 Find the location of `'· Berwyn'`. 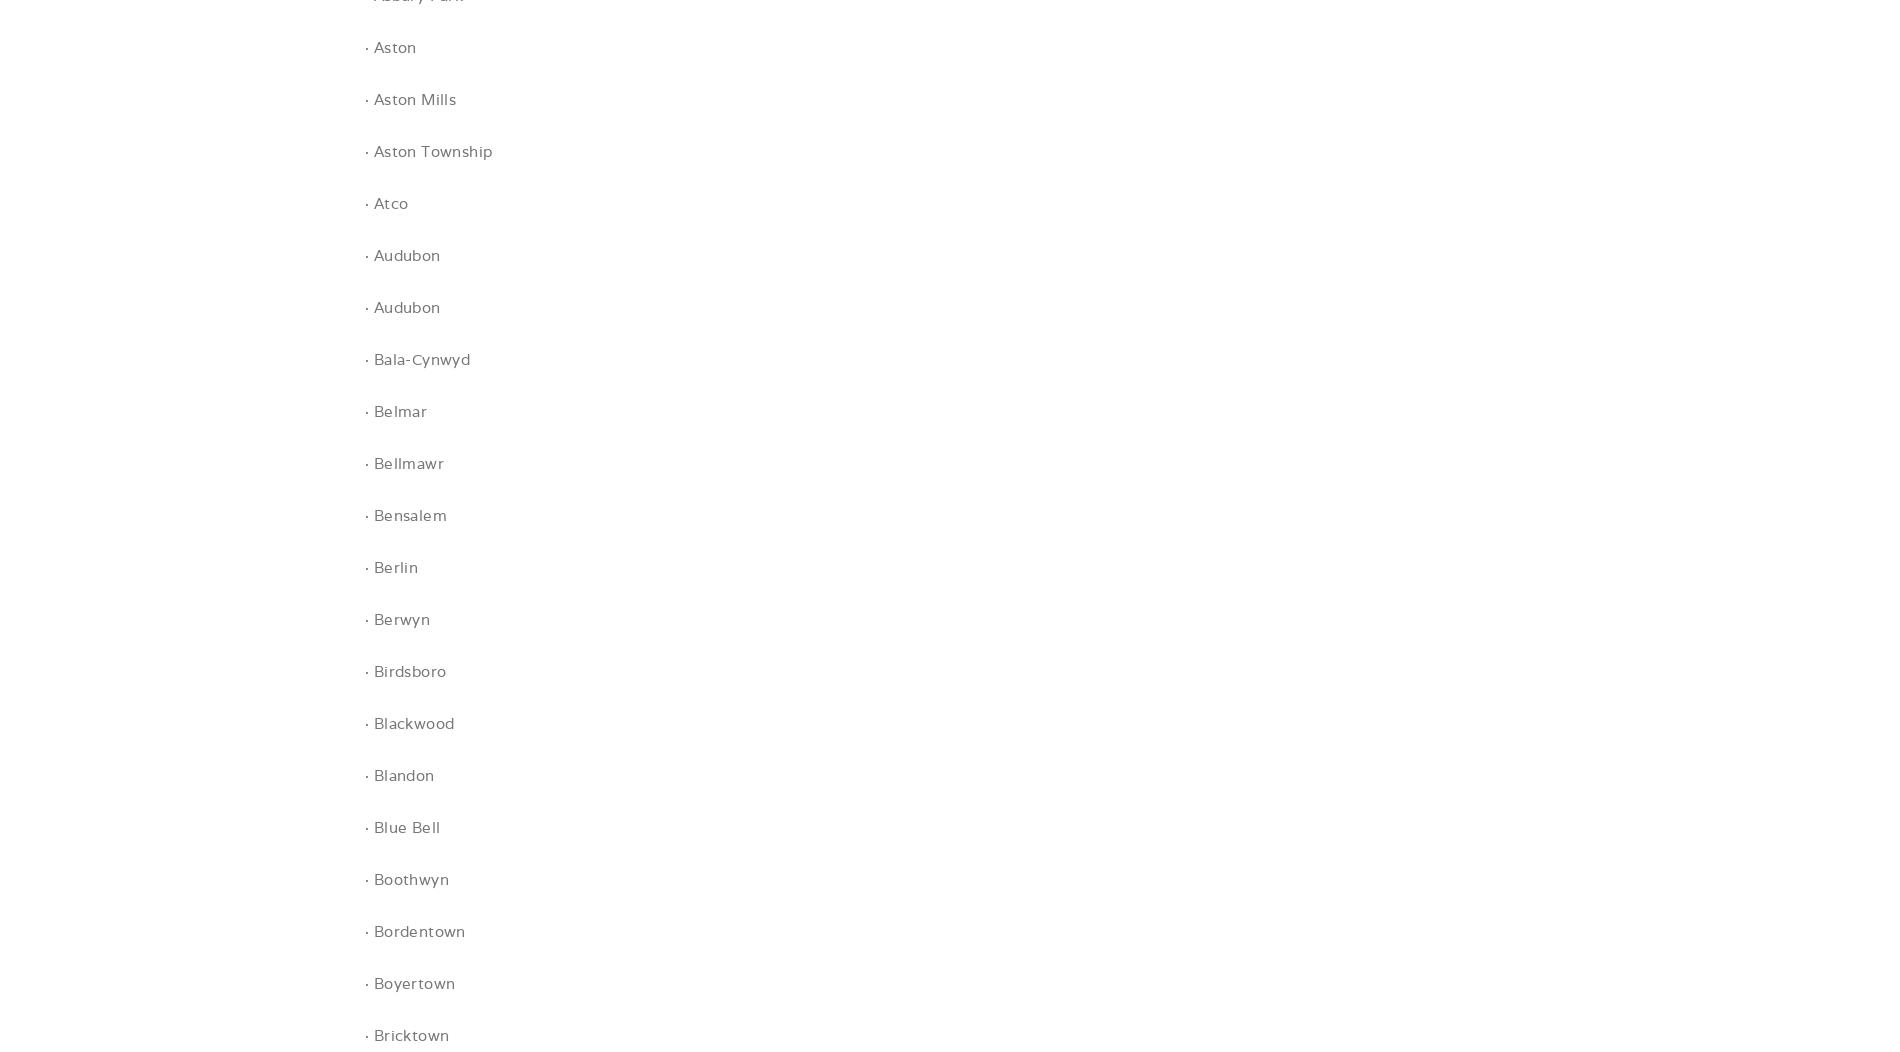

'· Berwyn' is located at coordinates (396, 619).